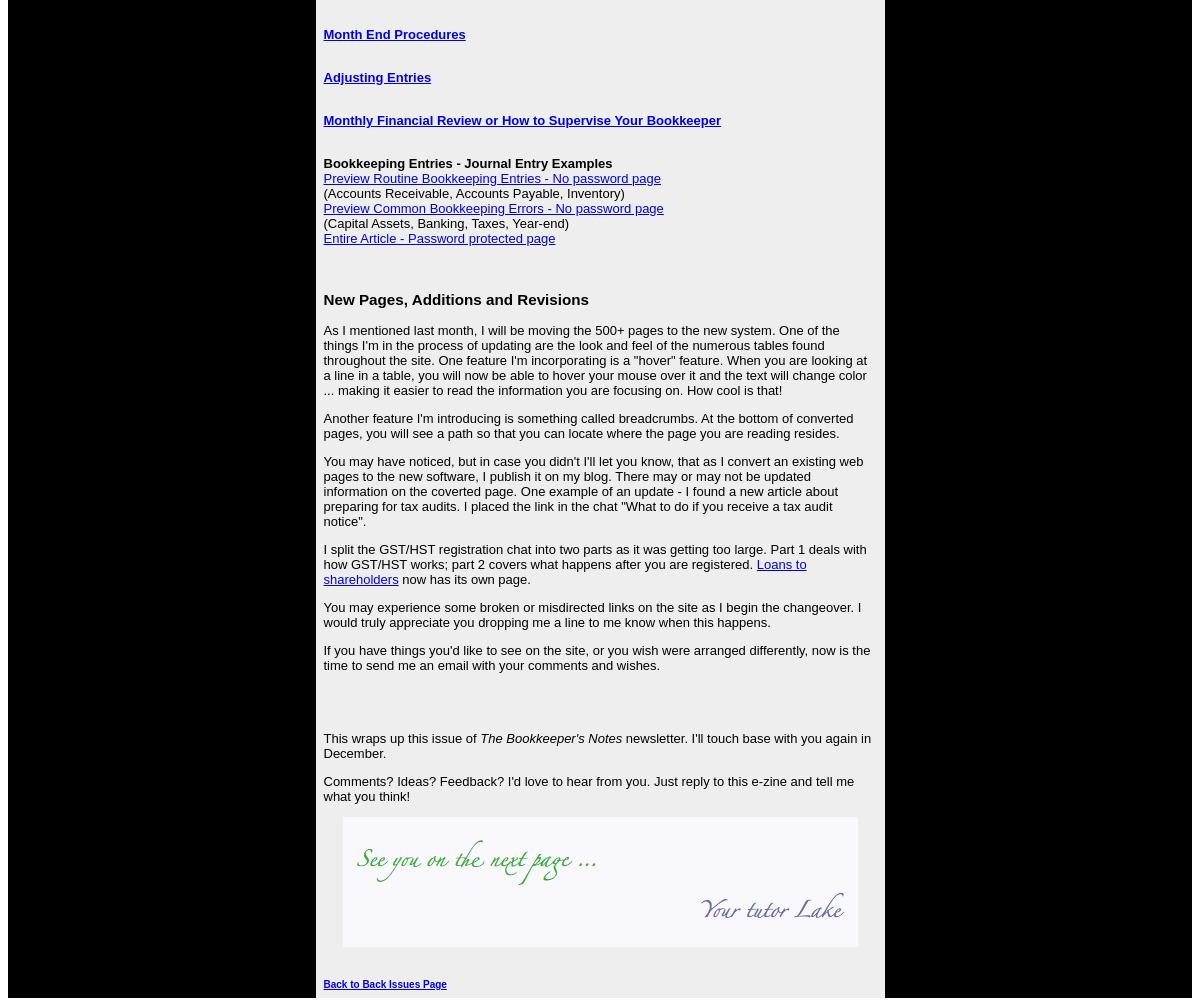 The width and height of the screenshot is (1200, 1005). I want to click on 'Comments? Ideas? Feedback? I'd love to hear from you. Just reply to this e-zine and tell me what you think!', so click(587, 789).